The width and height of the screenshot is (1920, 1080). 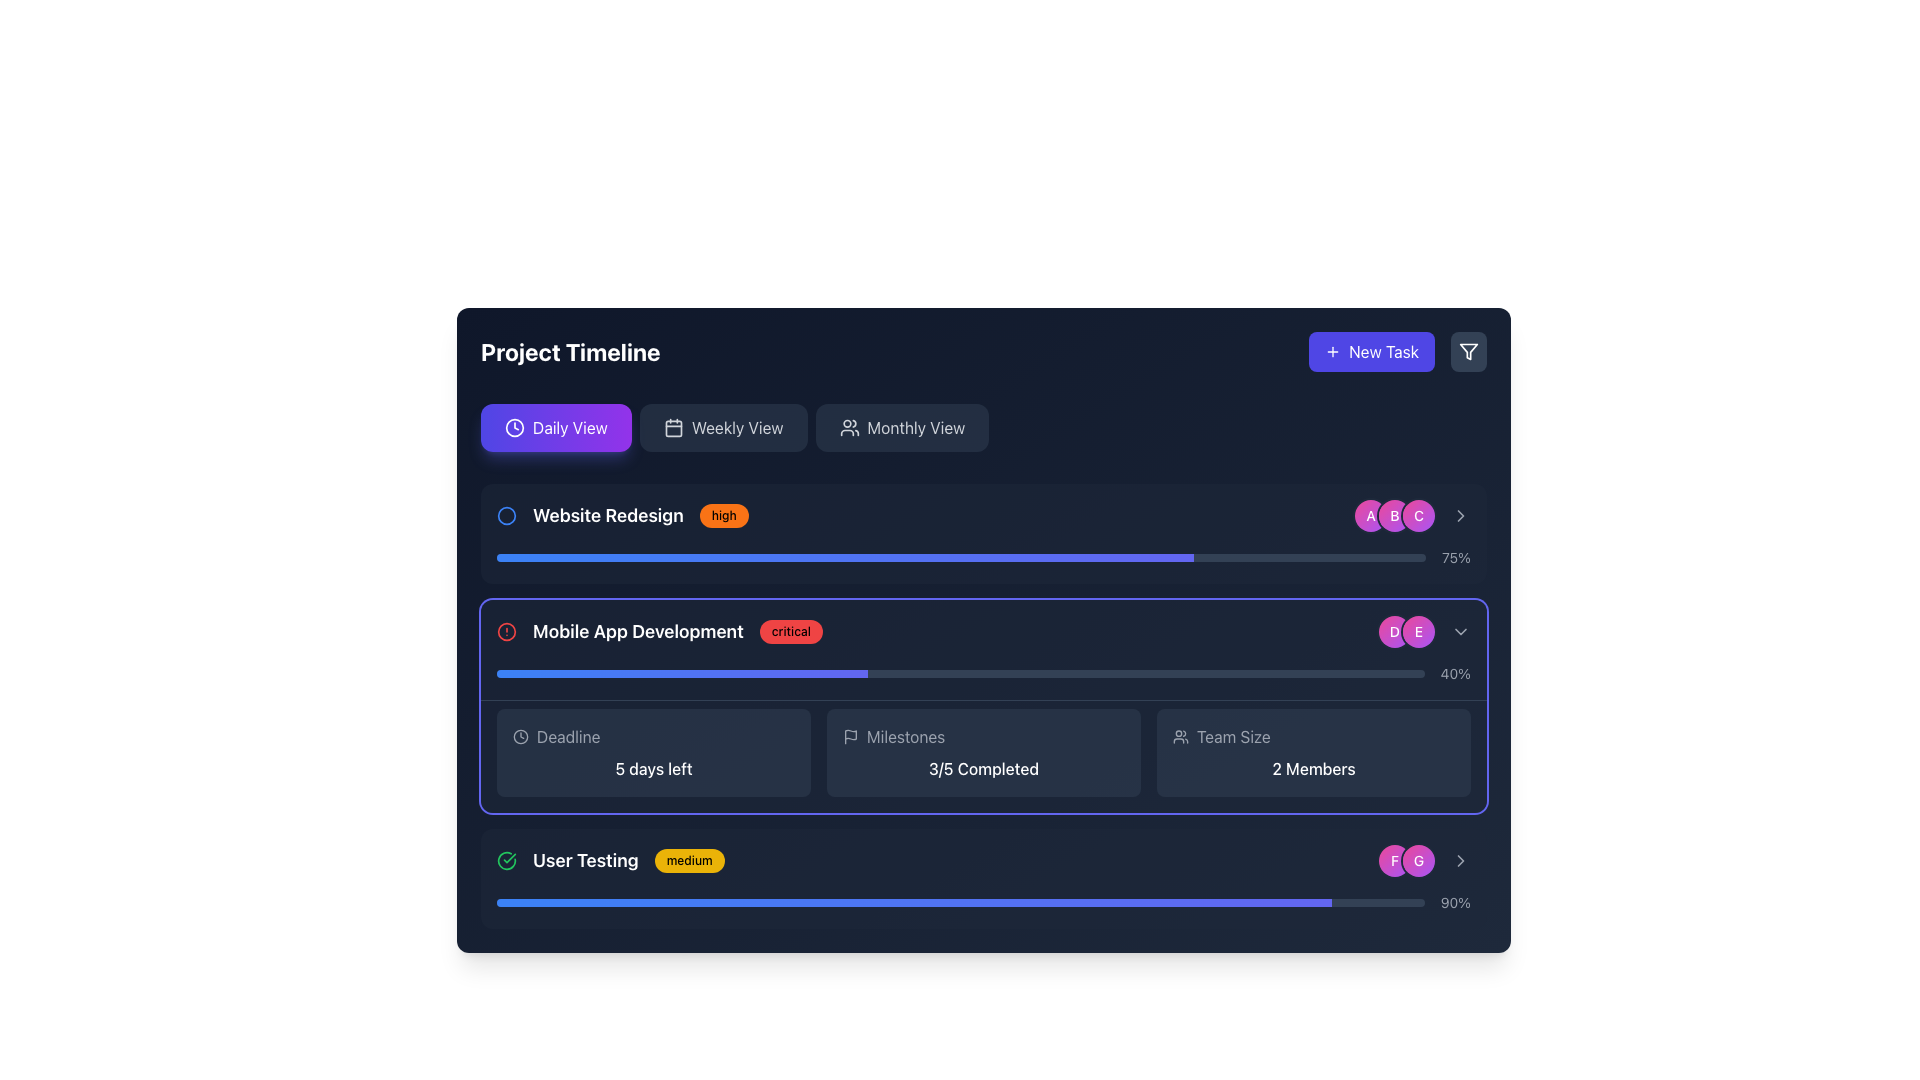 I want to click on progress, so click(x=955, y=558).